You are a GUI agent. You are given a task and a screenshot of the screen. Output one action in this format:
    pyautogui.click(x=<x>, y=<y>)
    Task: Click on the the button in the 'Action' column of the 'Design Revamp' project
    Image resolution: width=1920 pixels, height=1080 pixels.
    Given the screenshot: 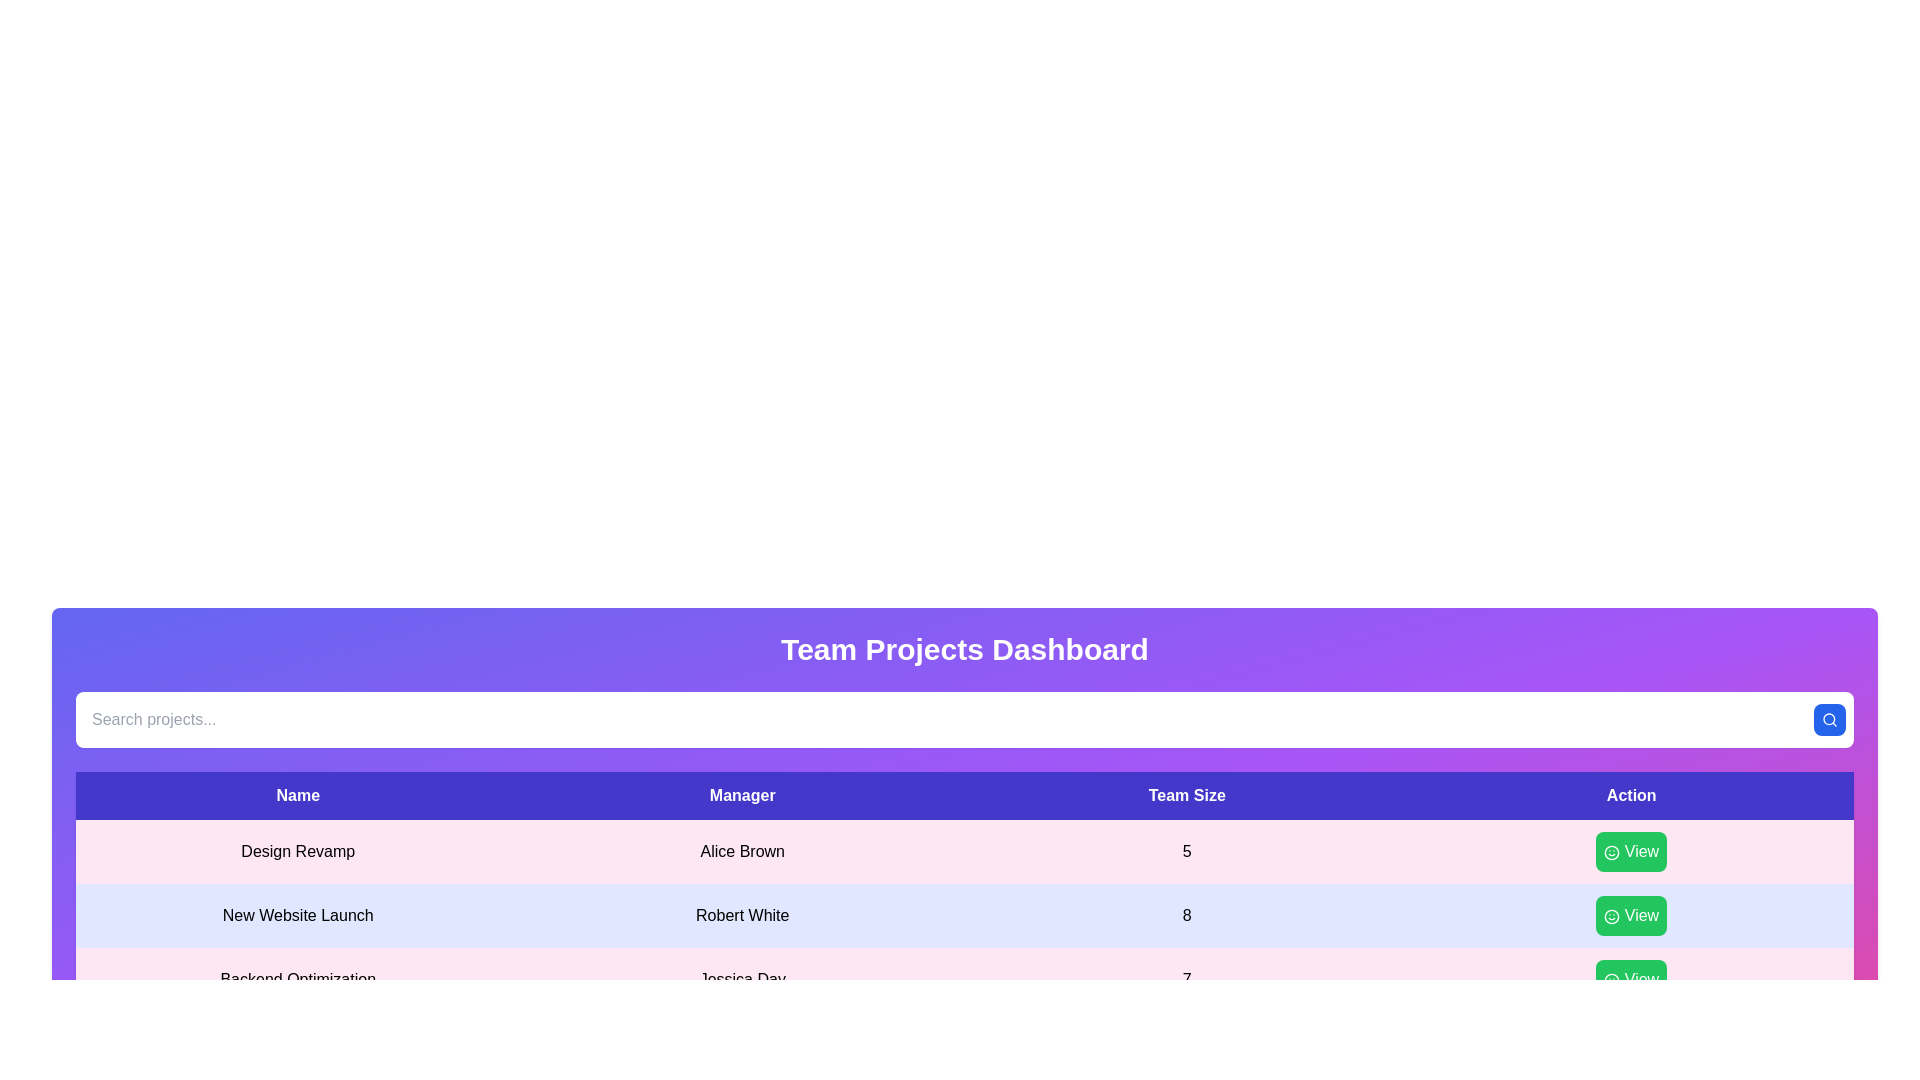 What is the action you would take?
    pyautogui.click(x=1631, y=852)
    